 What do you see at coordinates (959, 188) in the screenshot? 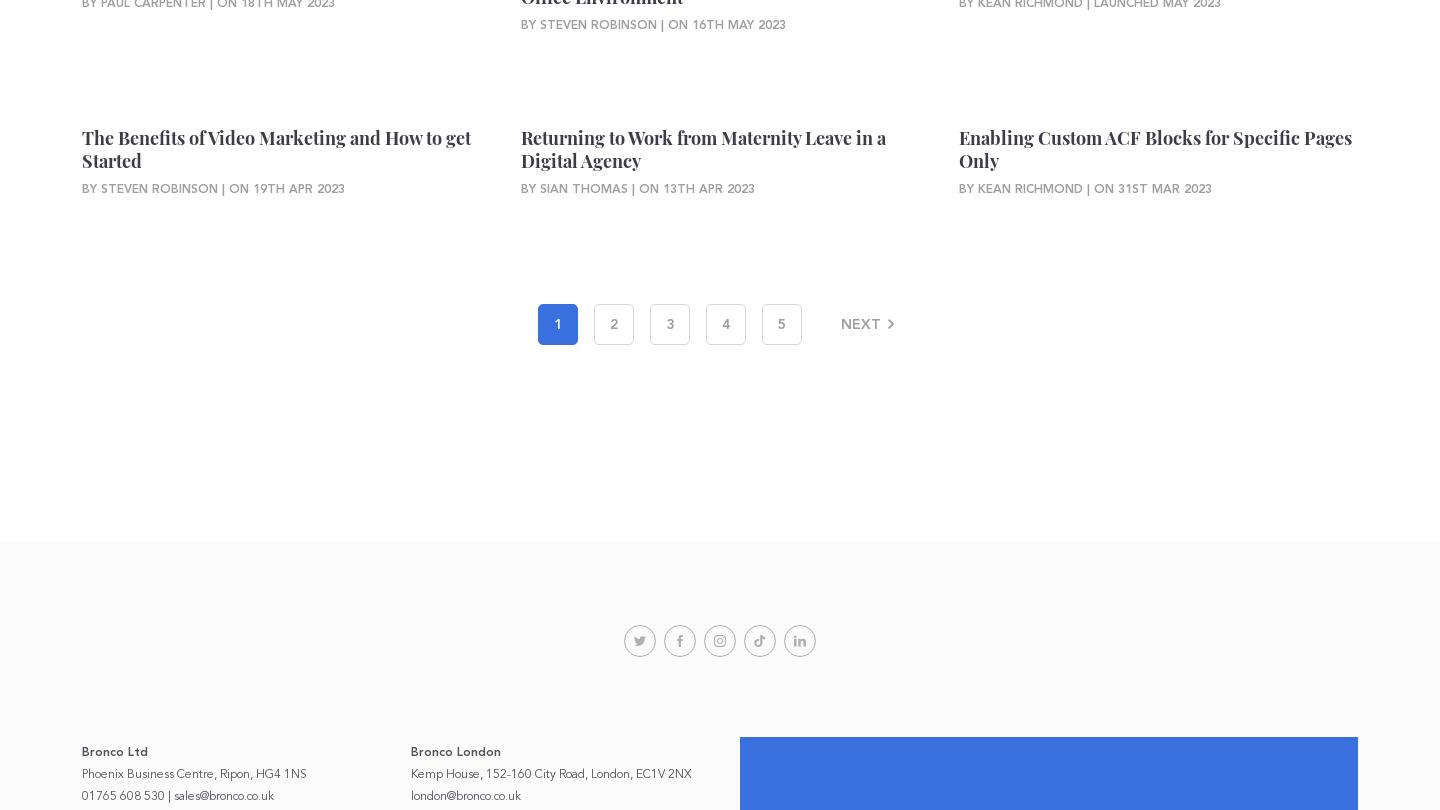
I see `'By Kean Richmond | On'` at bounding box center [959, 188].